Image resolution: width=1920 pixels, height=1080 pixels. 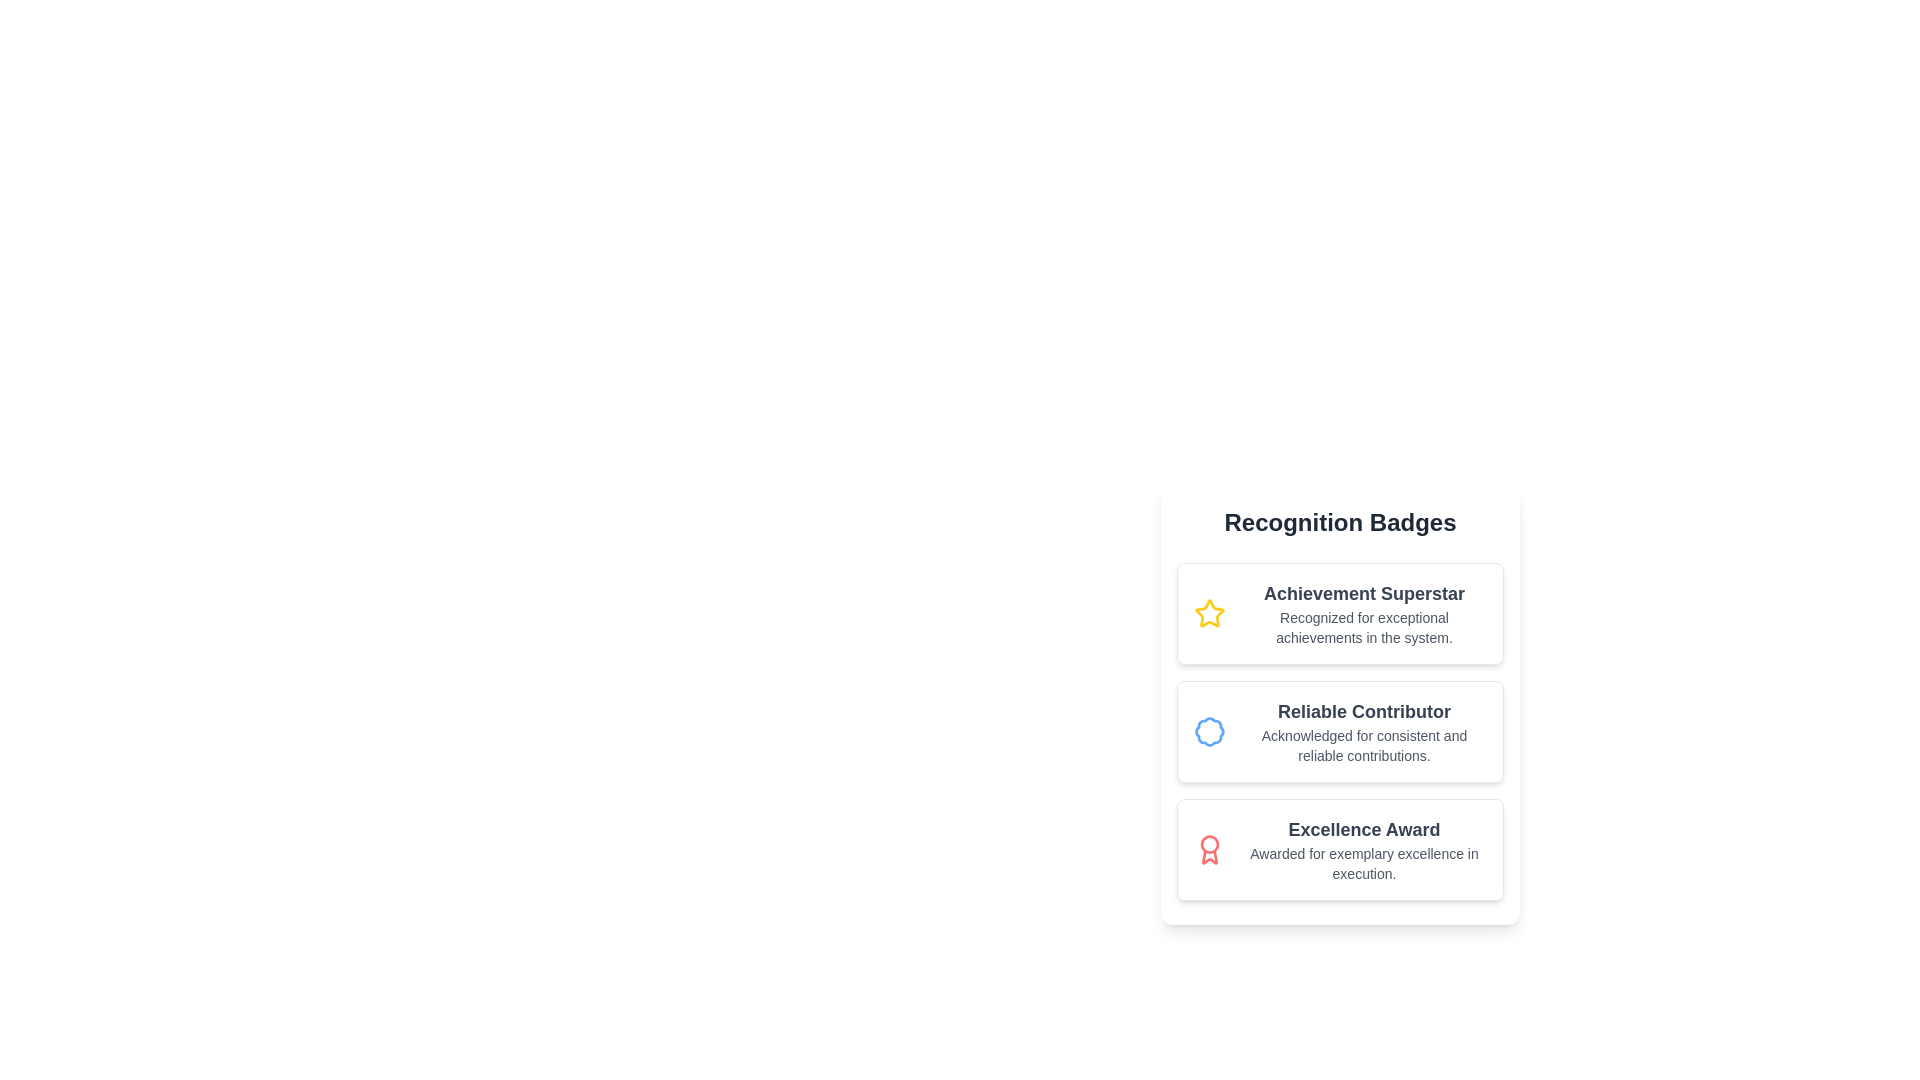 I want to click on the second Informational Card in the list of recognition badges, which displays accolades for consistent contributions, located between the 'Achievement Superstar' and 'Excellence Award' cards, so click(x=1340, y=703).